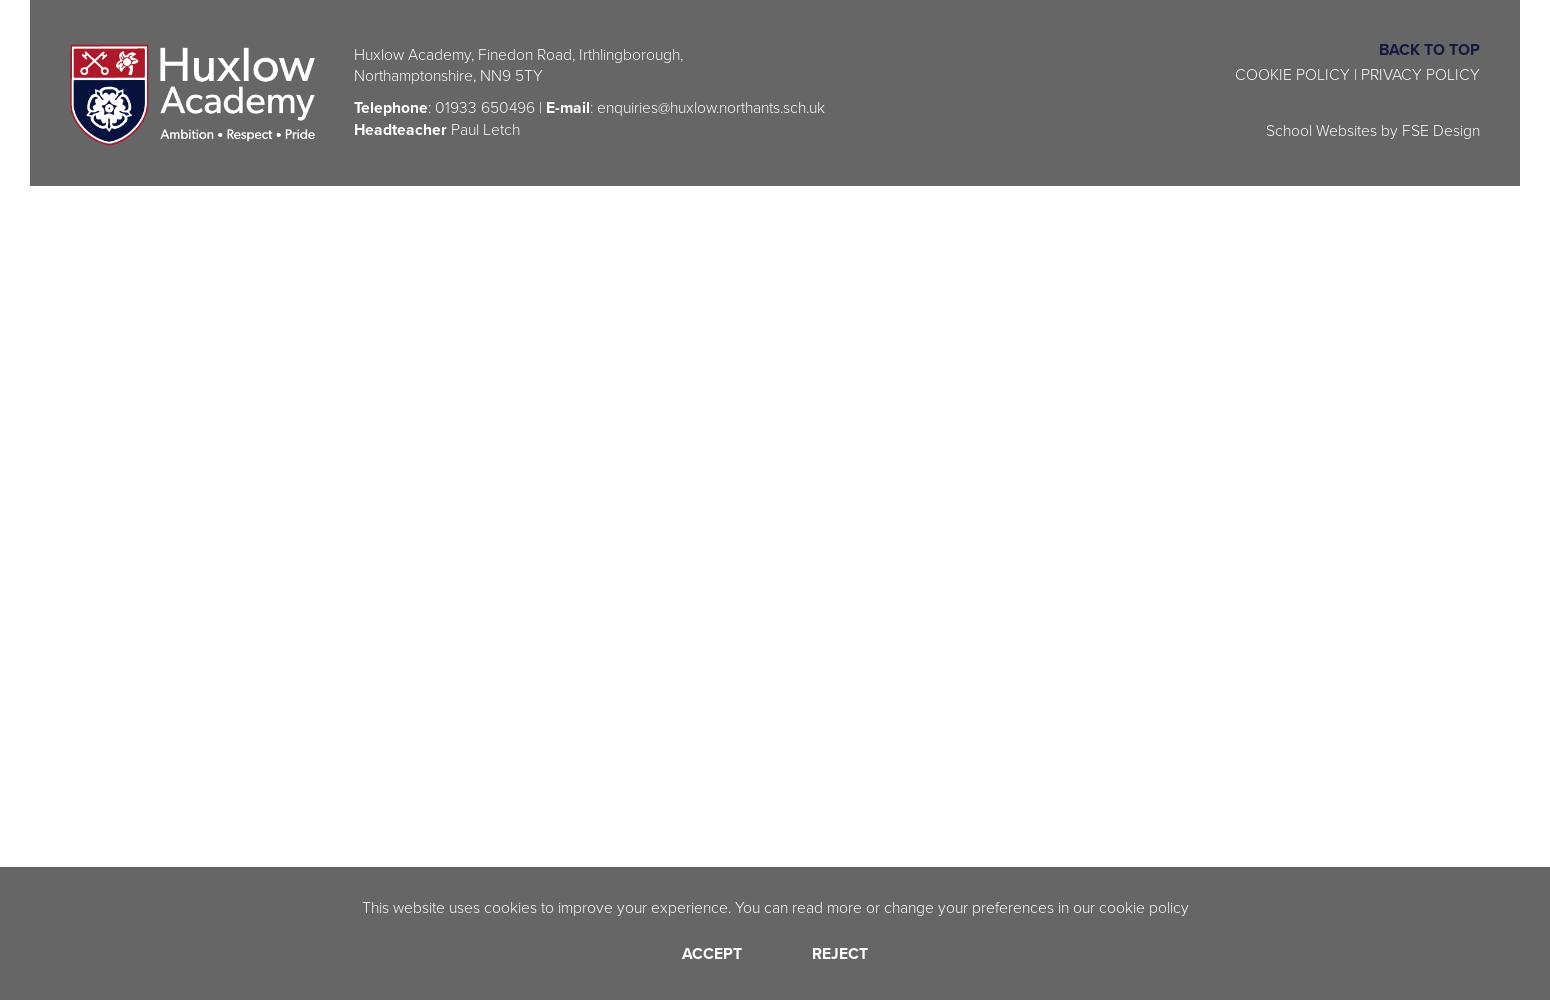 This screenshot has height=1000, width=1550. Describe the element at coordinates (566, 106) in the screenshot. I see `'E-mail'` at that location.